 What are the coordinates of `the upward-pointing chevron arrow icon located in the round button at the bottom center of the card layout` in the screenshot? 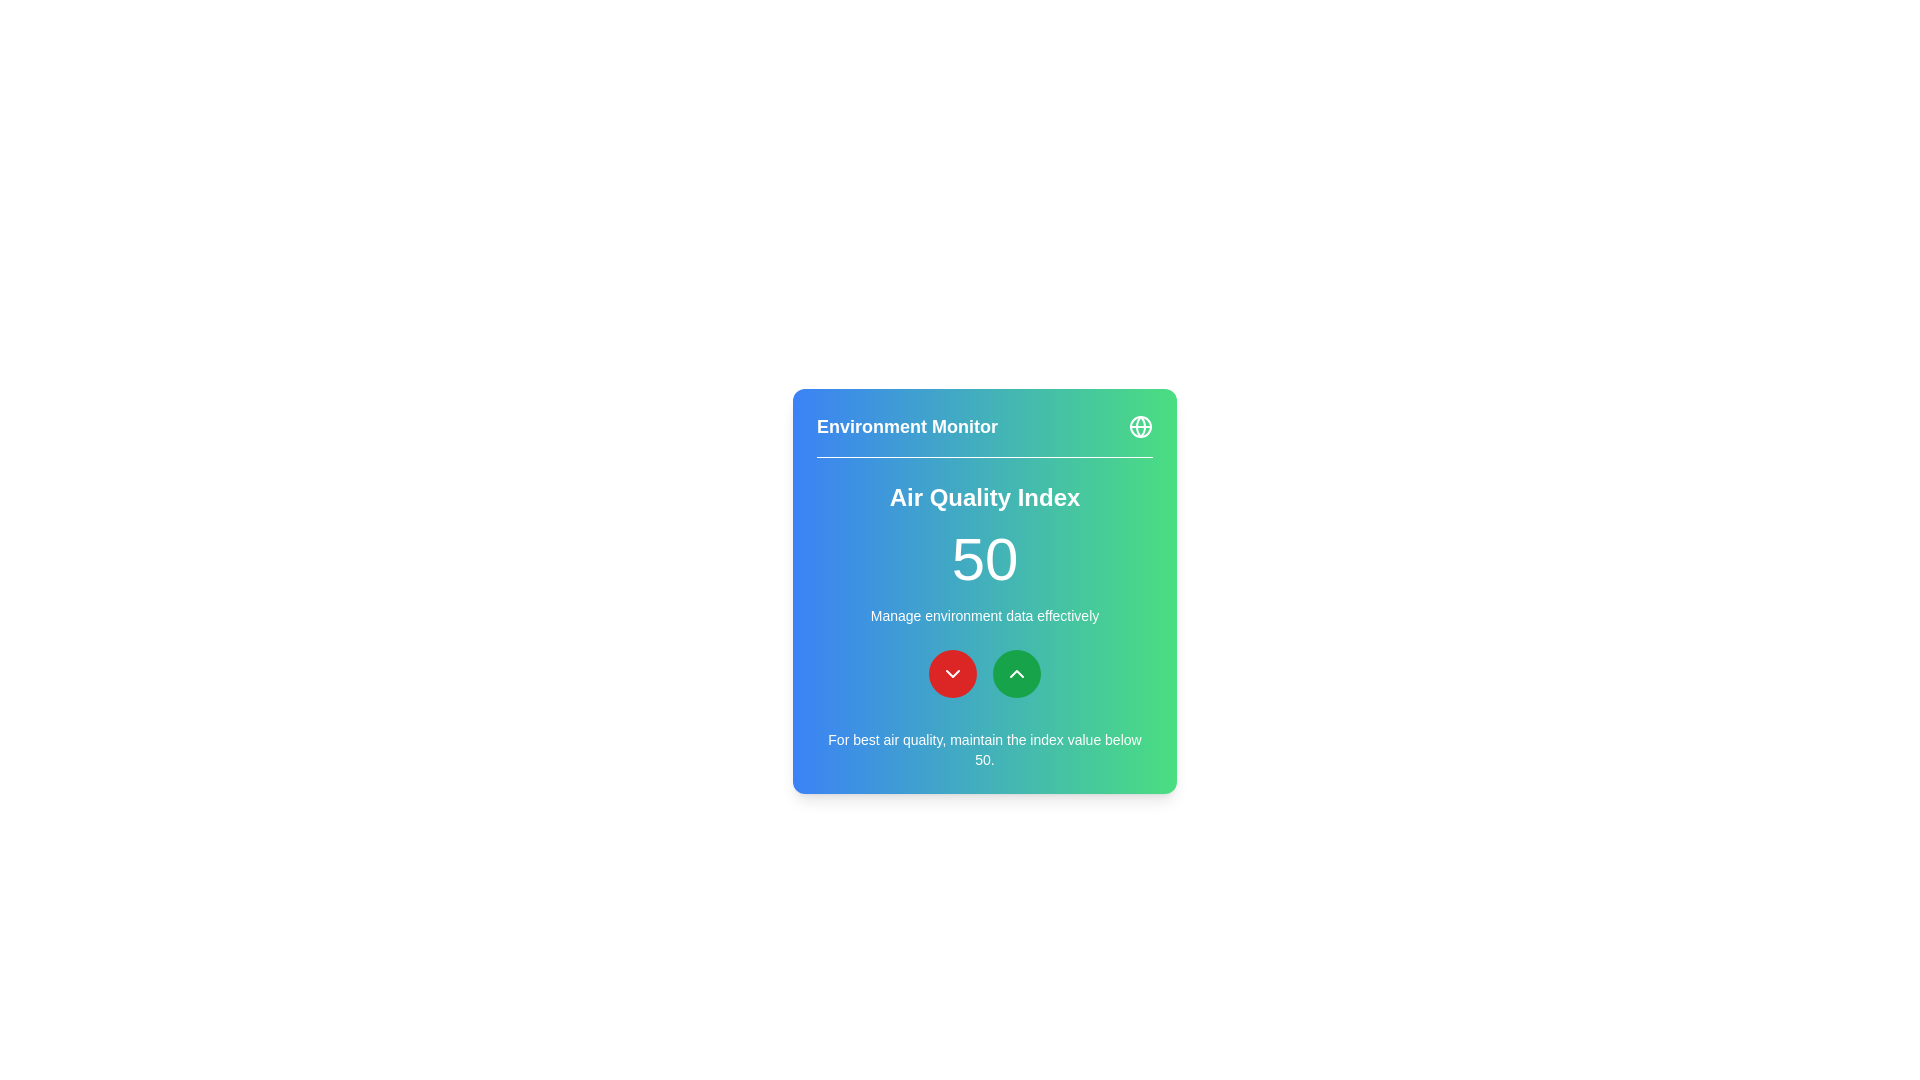 It's located at (1017, 674).